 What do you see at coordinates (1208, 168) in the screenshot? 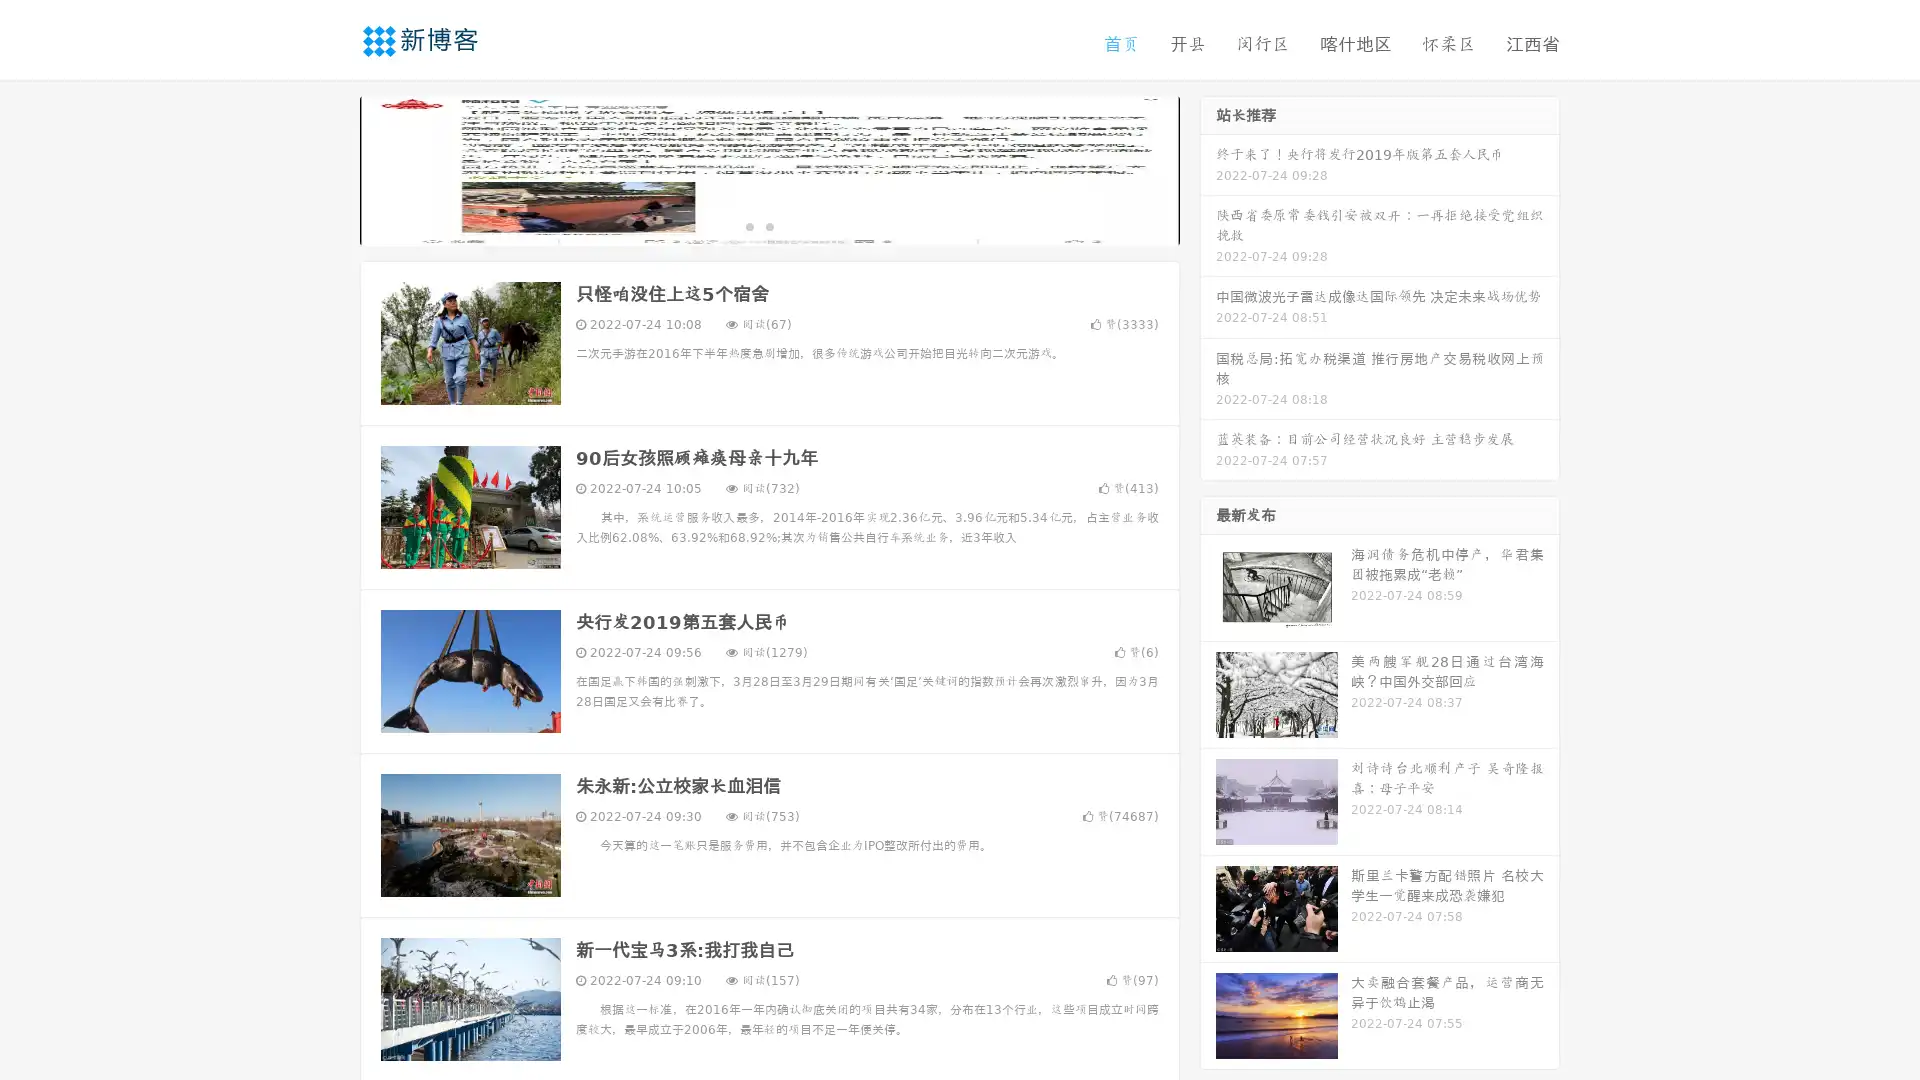
I see `Next slide` at bounding box center [1208, 168].